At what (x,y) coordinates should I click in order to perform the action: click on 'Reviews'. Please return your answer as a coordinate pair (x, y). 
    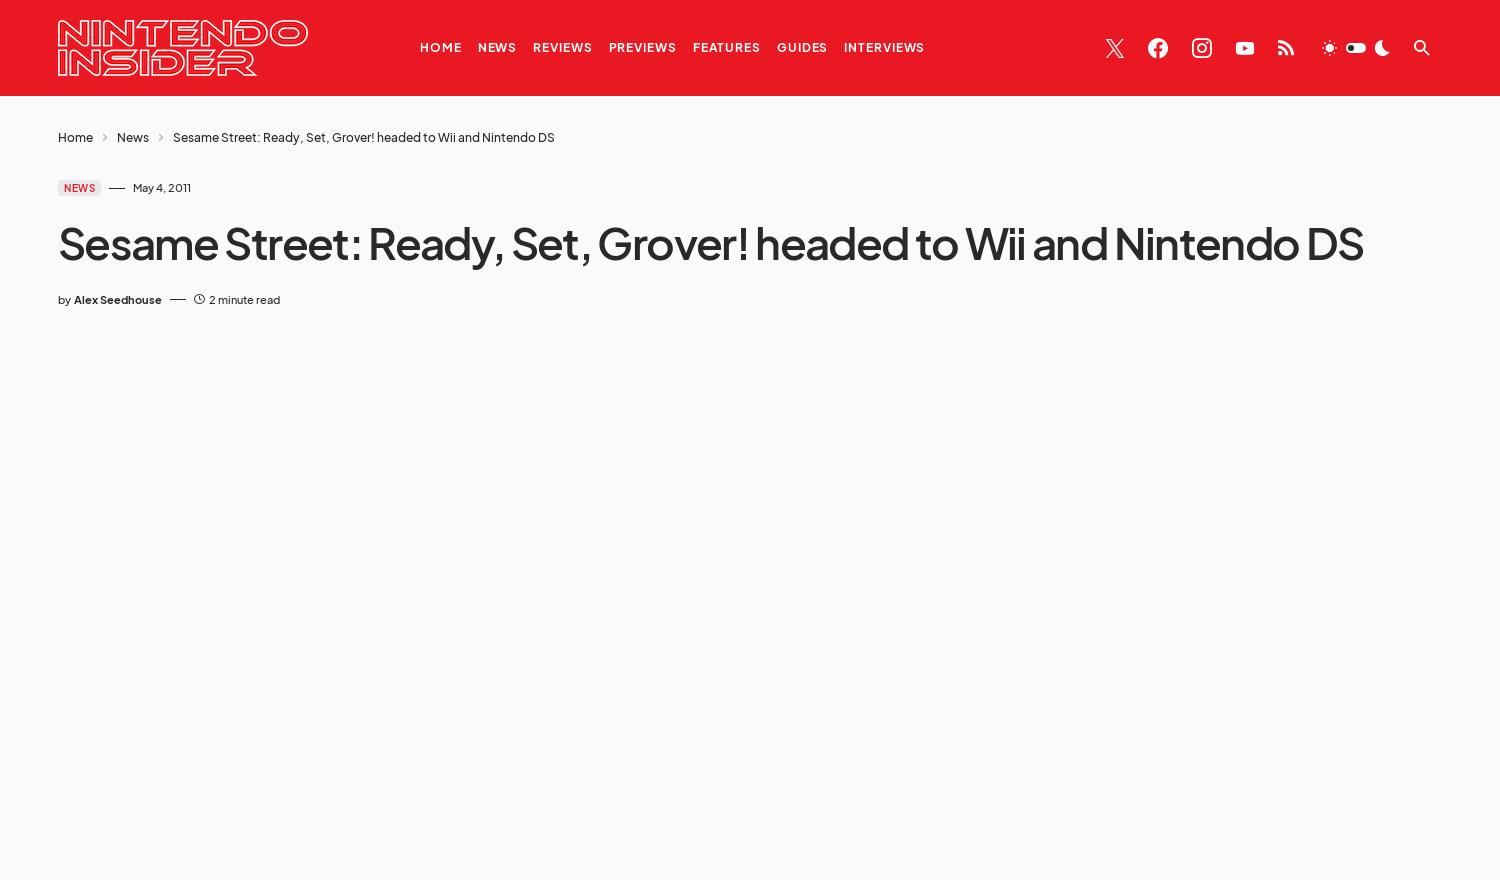
    Looking at the image, I should click on (562, 47).